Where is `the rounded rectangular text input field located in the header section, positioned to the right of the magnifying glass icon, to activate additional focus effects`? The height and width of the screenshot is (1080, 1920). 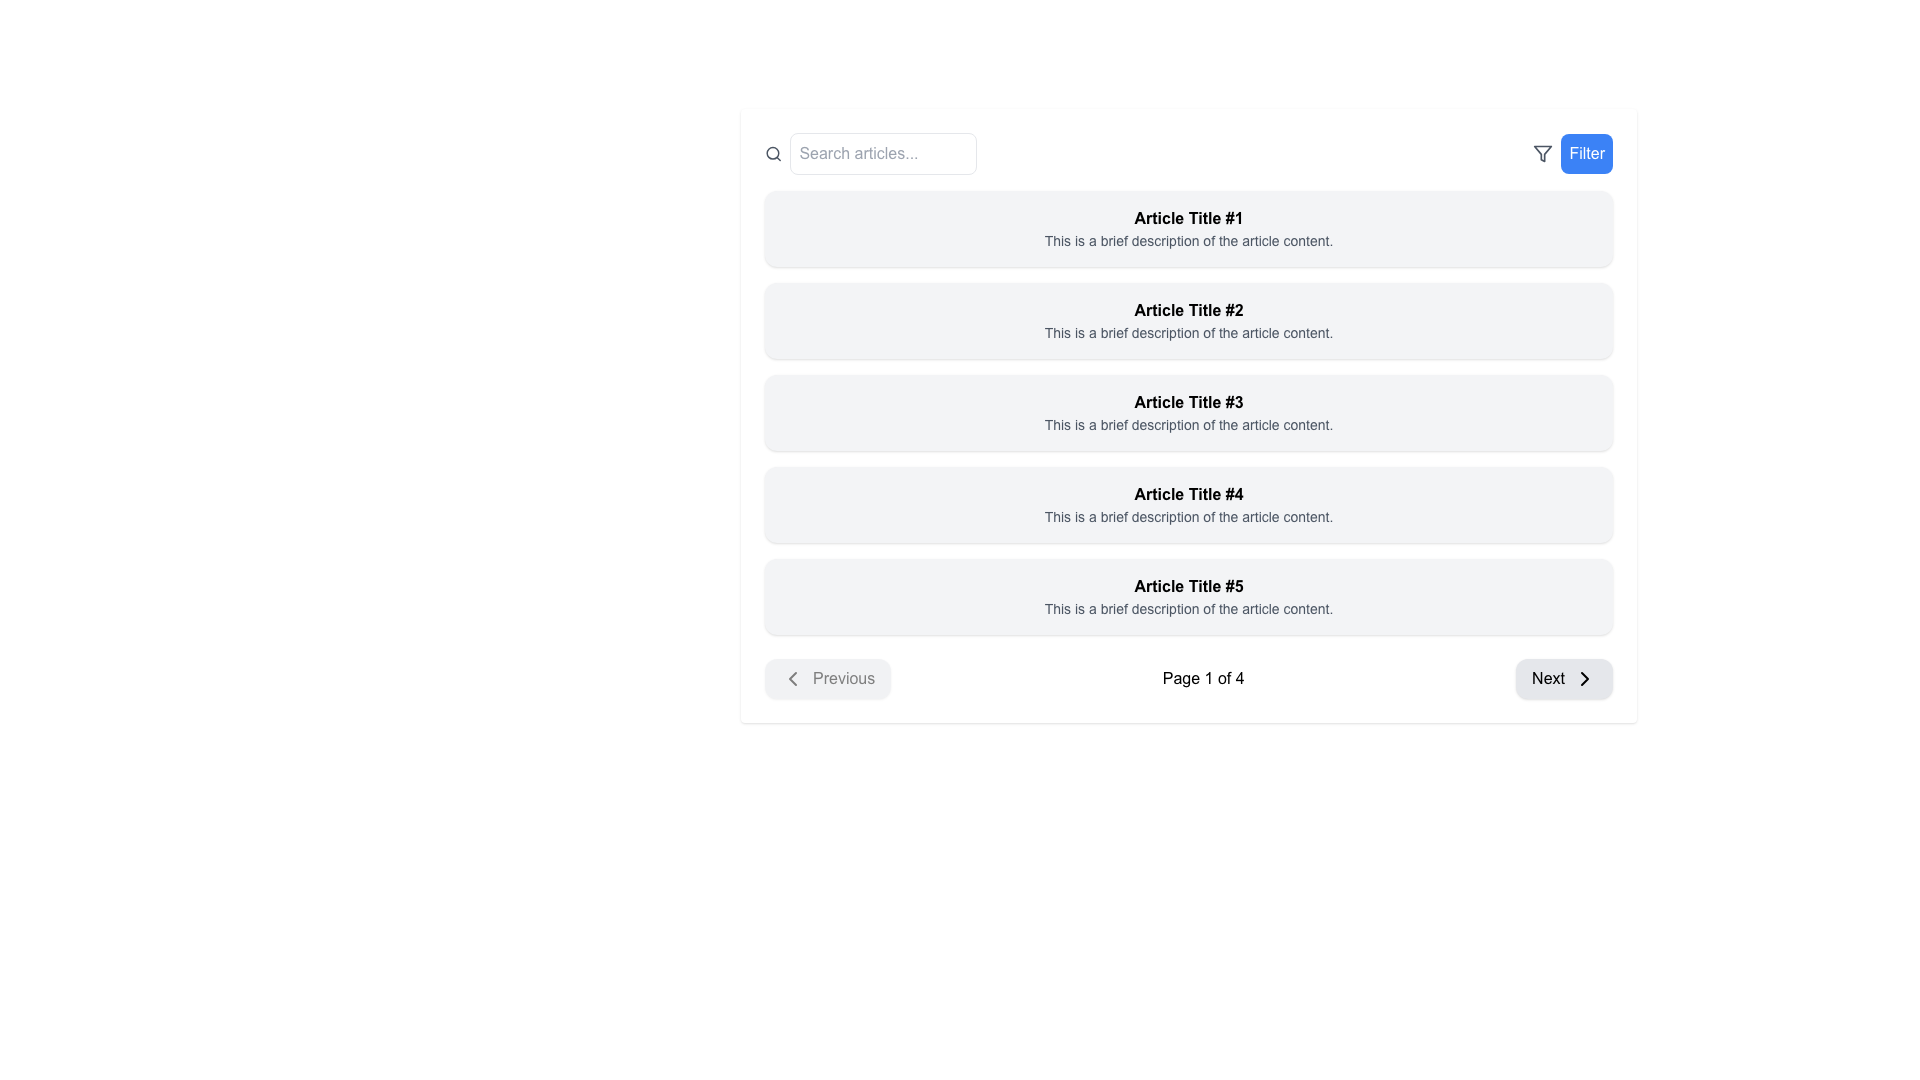 the rounded rectangular text input field located in the header section, positioned to the right of the magnifying glass icon, to activate additional focus effects is located at coordinates (882, 153).